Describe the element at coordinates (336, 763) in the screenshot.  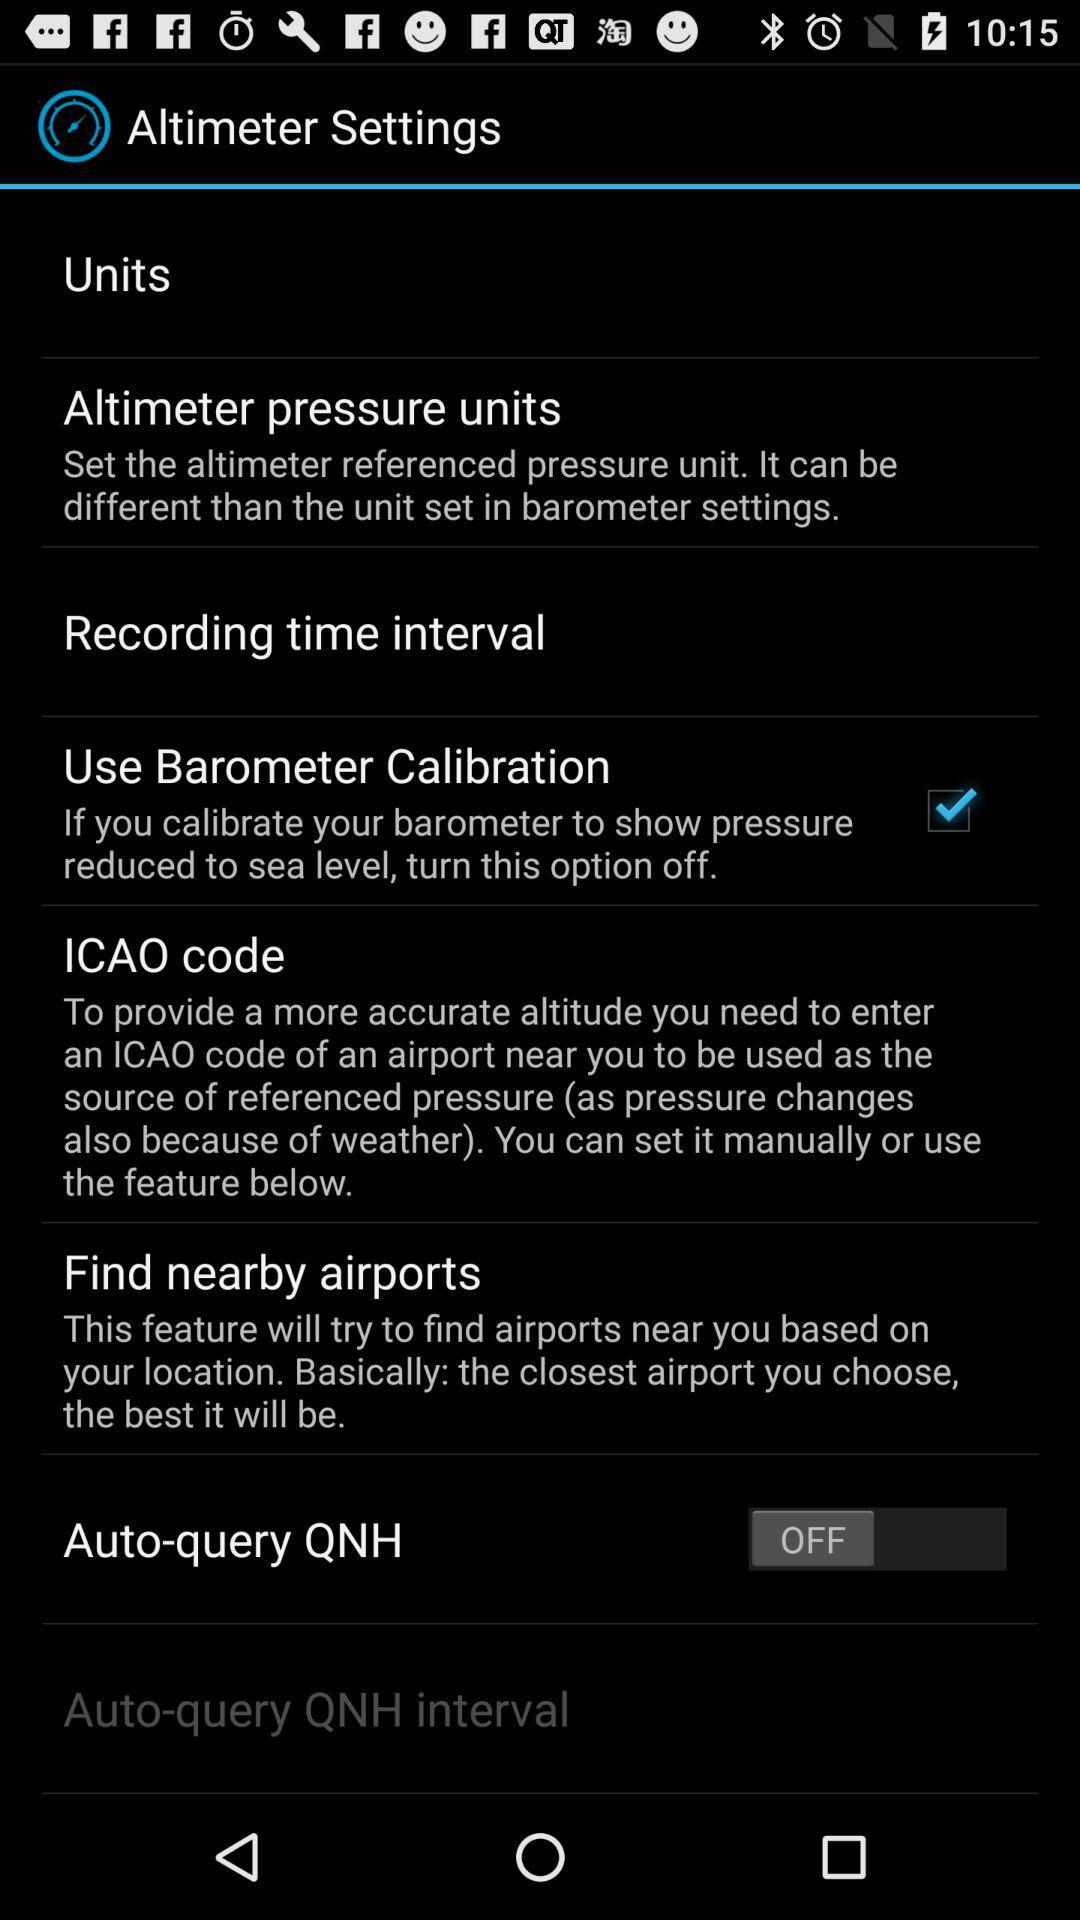
I see `use barometer calibration app` at that location.